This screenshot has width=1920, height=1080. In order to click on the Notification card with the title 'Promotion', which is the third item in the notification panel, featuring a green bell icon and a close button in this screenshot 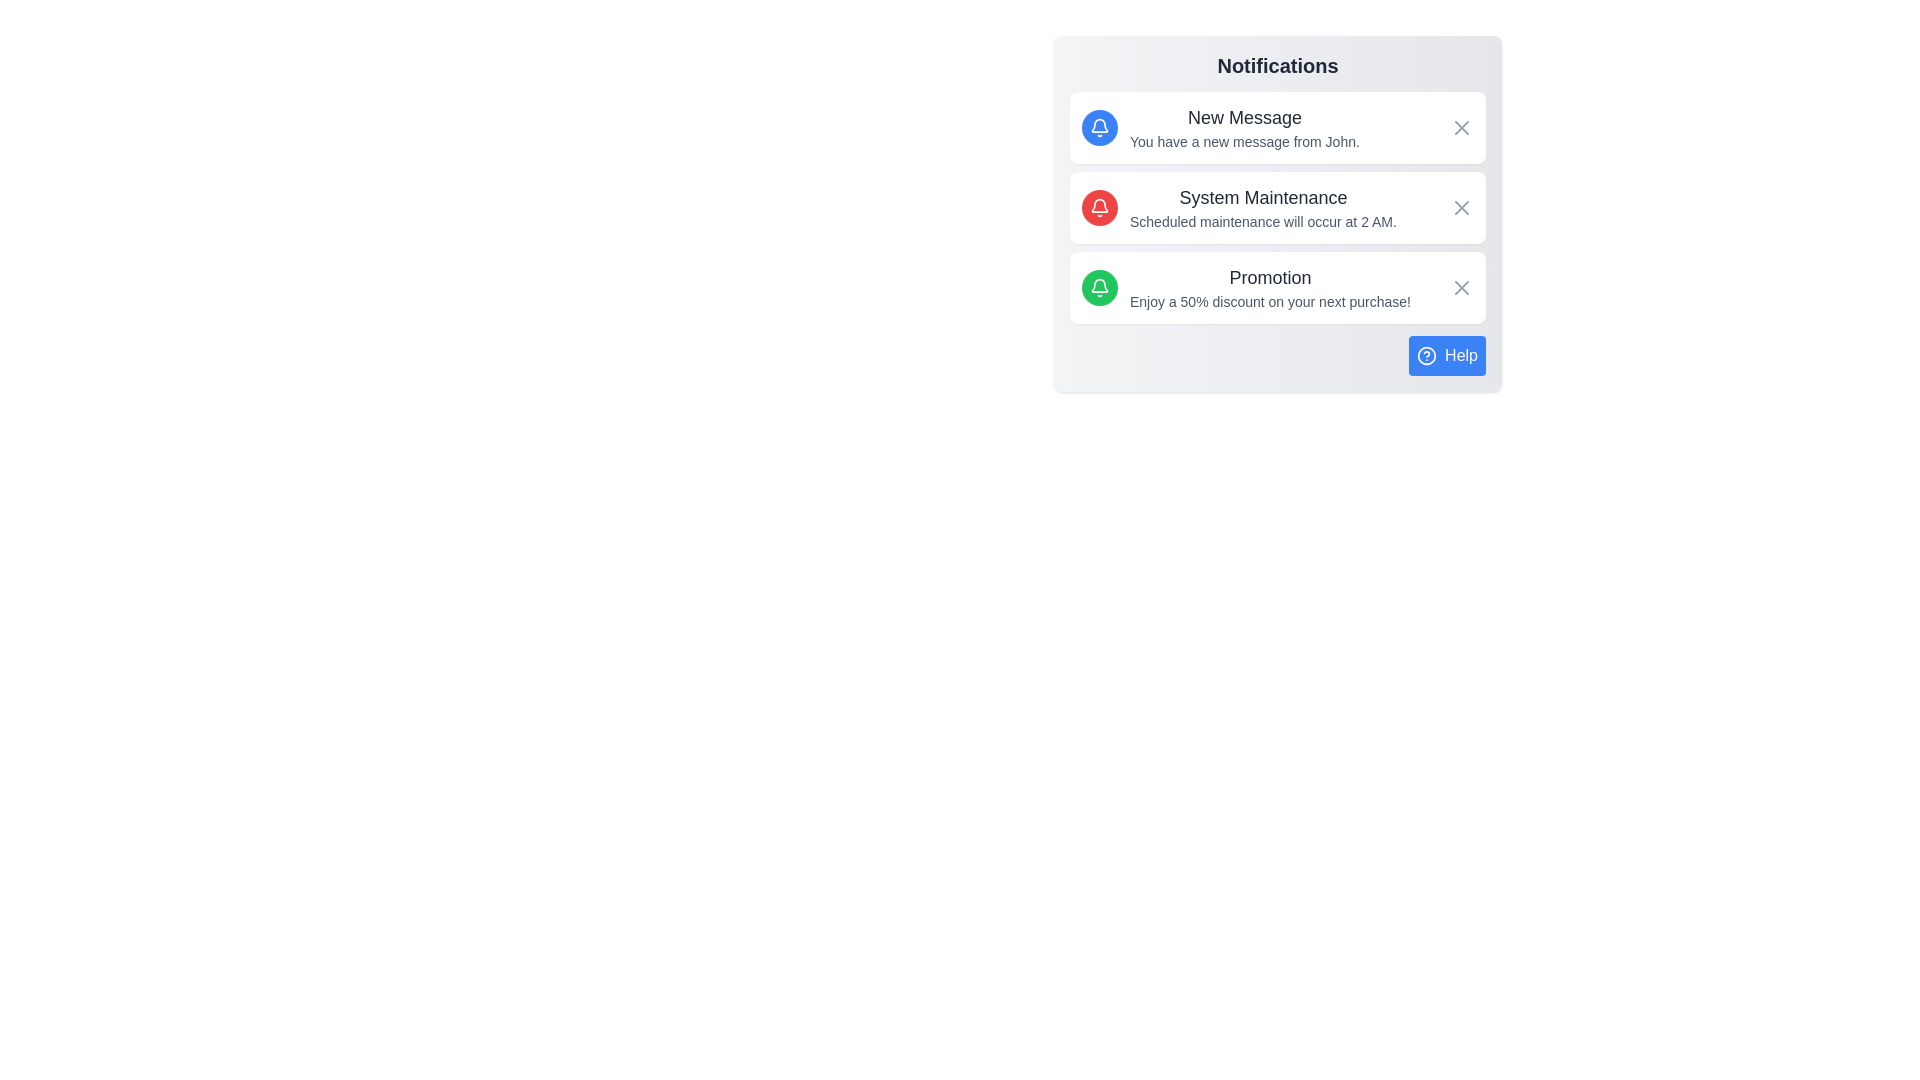, I will do `click(1276, 288)`.